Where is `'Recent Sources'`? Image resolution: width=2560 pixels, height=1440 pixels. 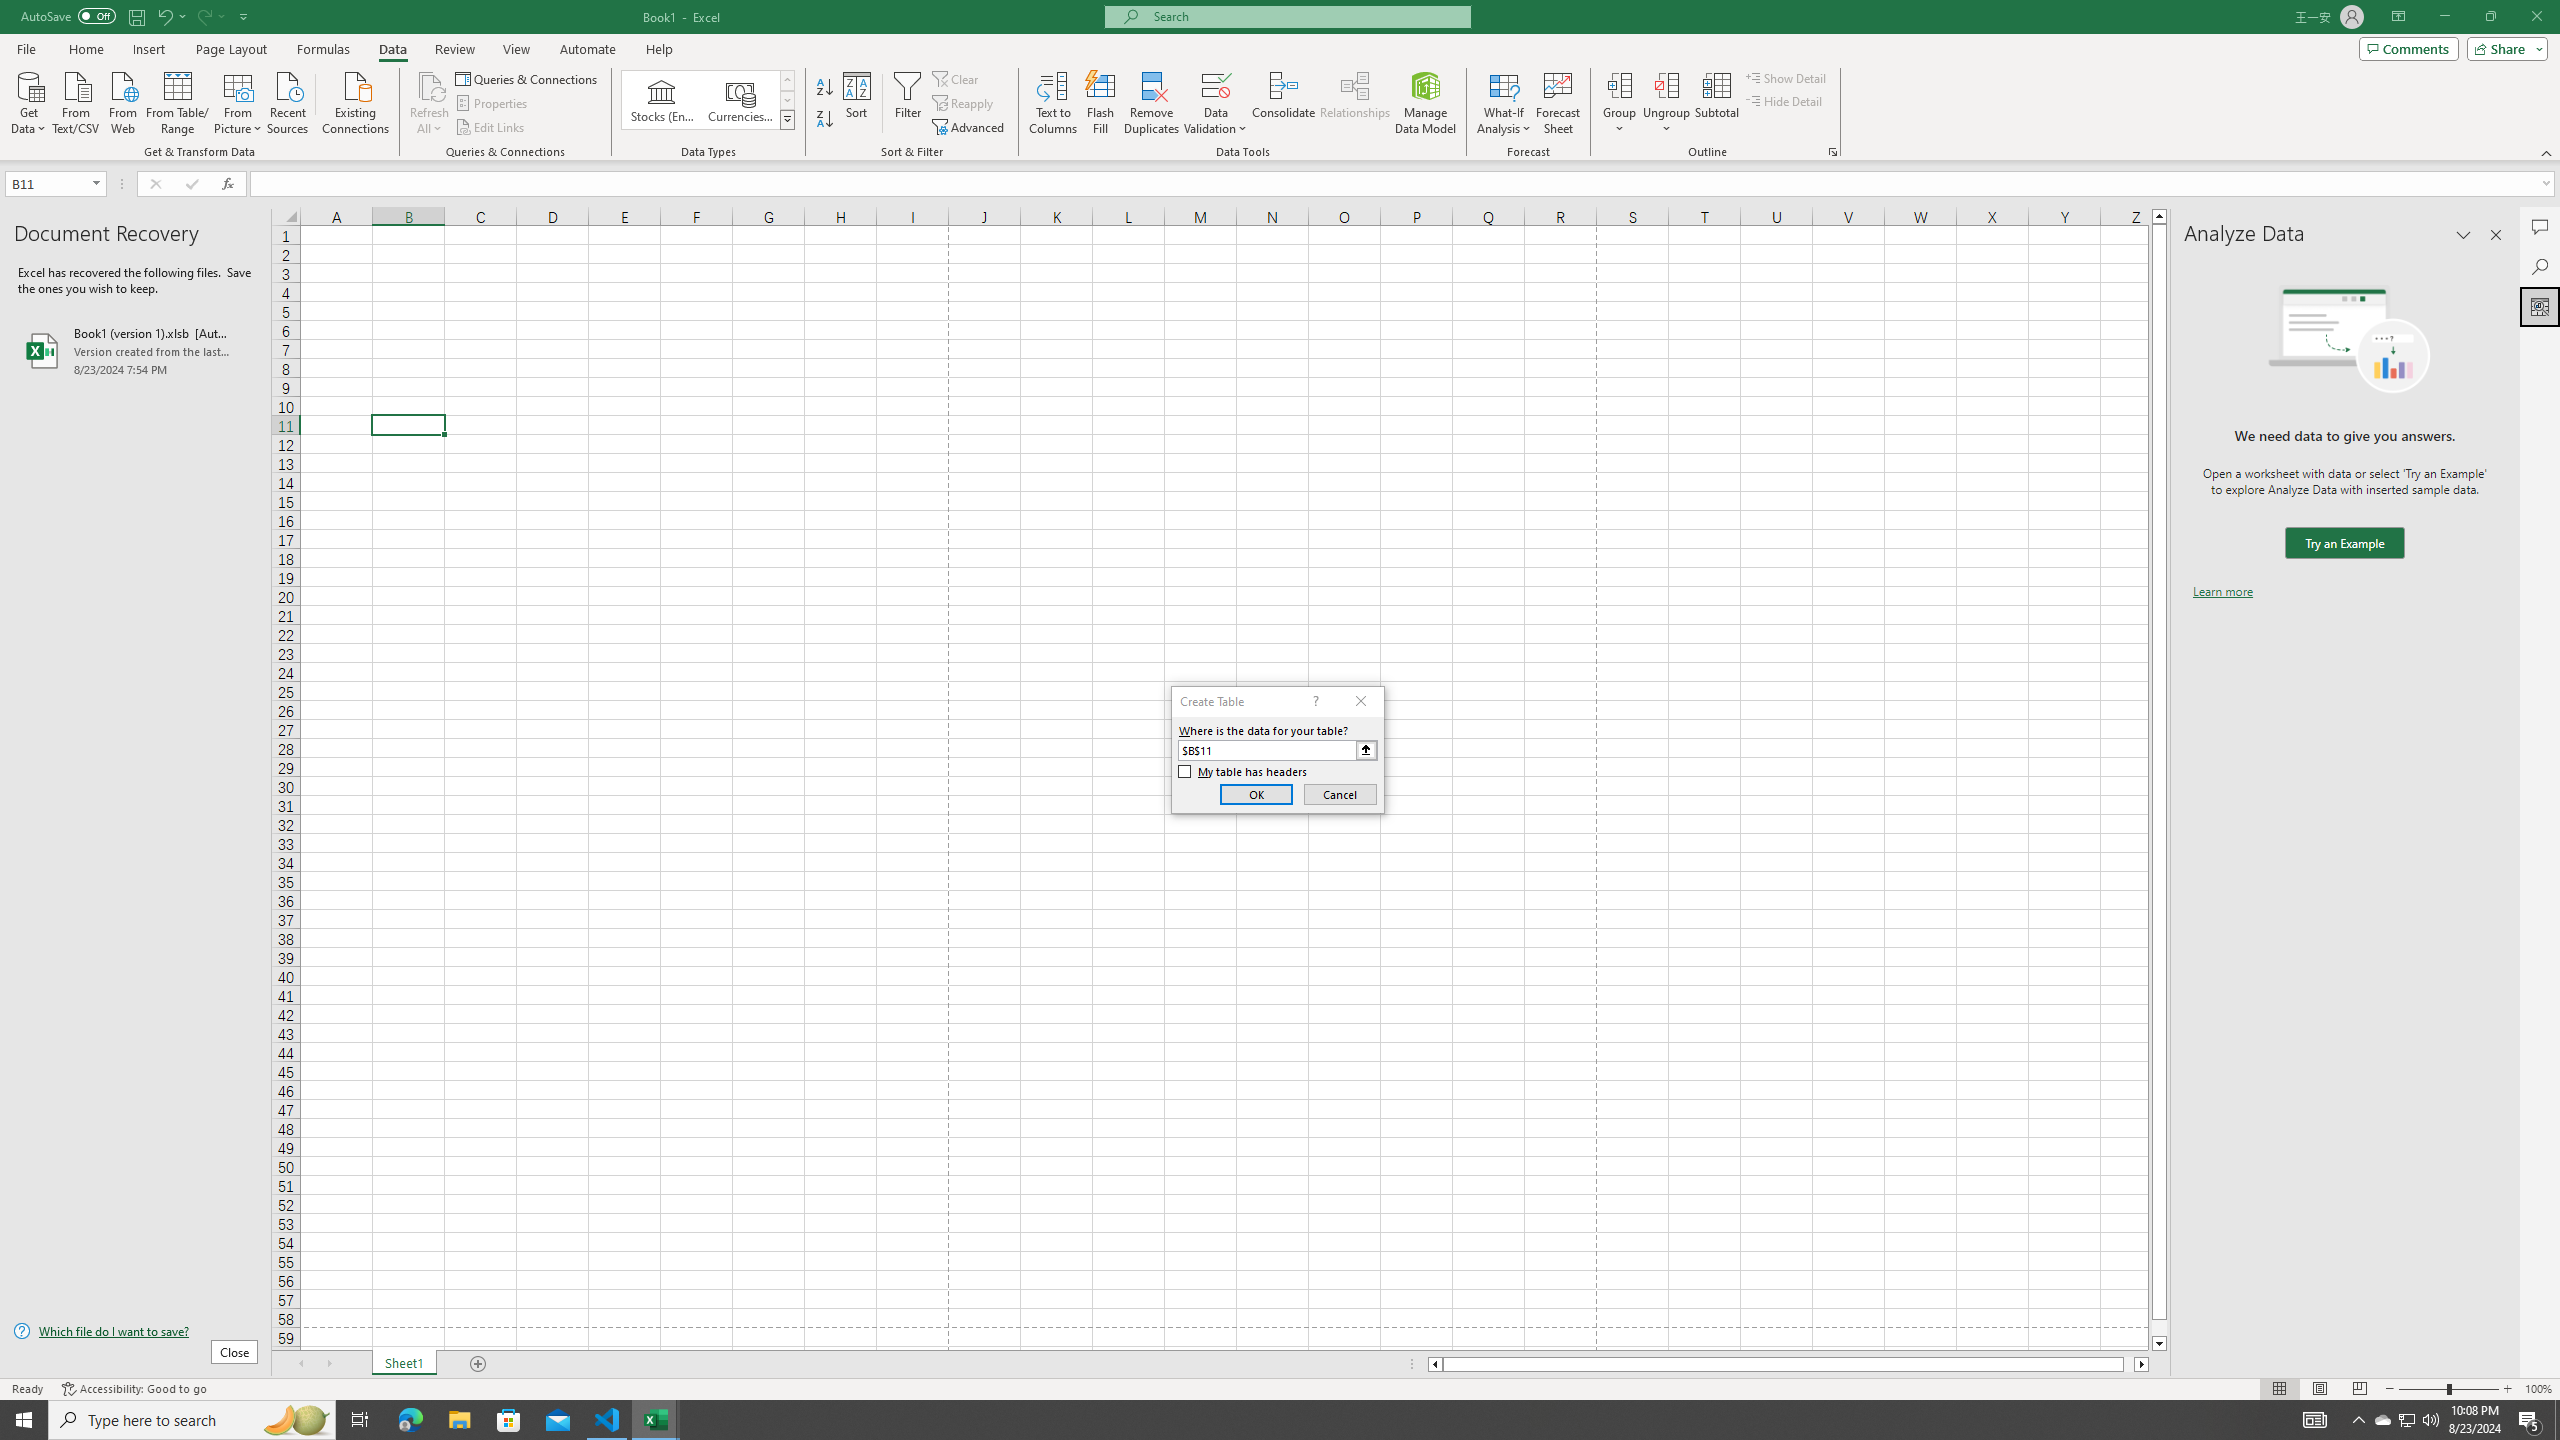 'Recent Sources' is located at coordinates (288, 100).